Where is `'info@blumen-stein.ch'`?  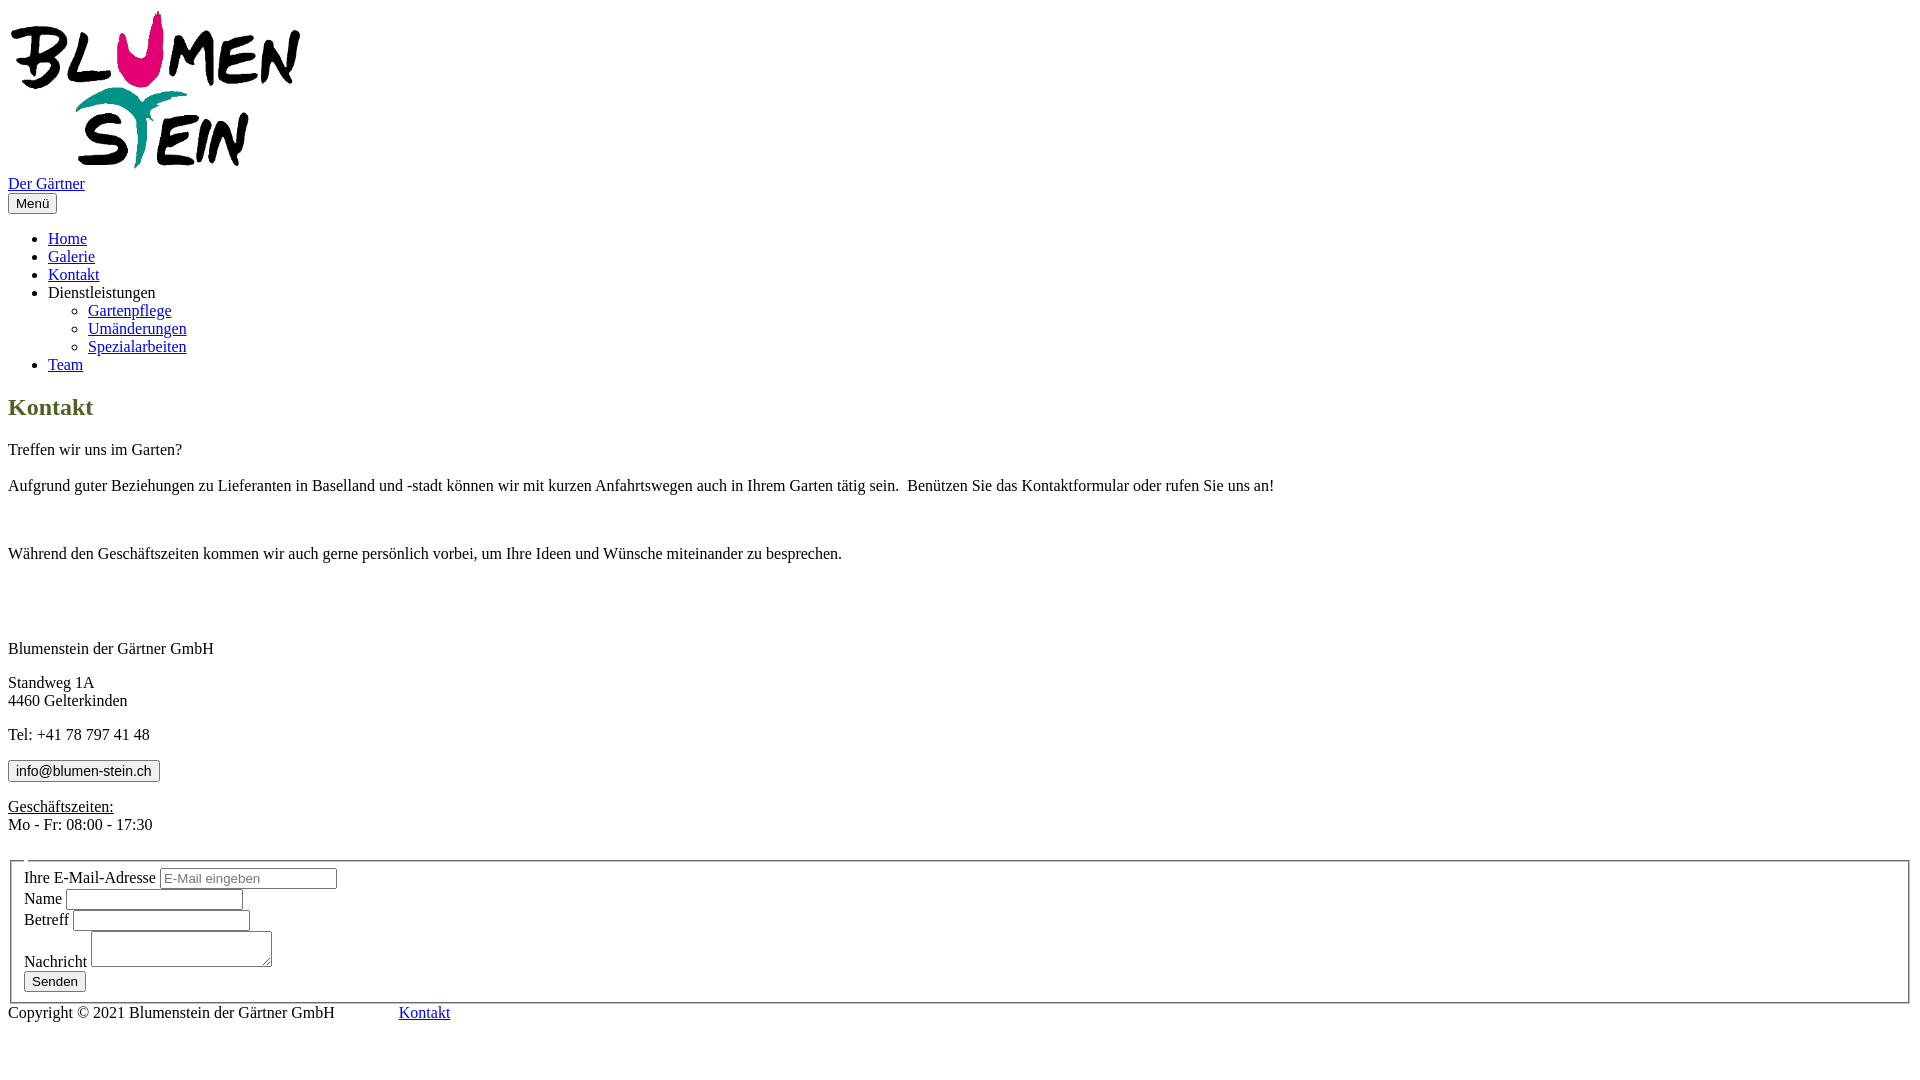
'info@blumen-stein.ch' is located at coordinates (8, 770).